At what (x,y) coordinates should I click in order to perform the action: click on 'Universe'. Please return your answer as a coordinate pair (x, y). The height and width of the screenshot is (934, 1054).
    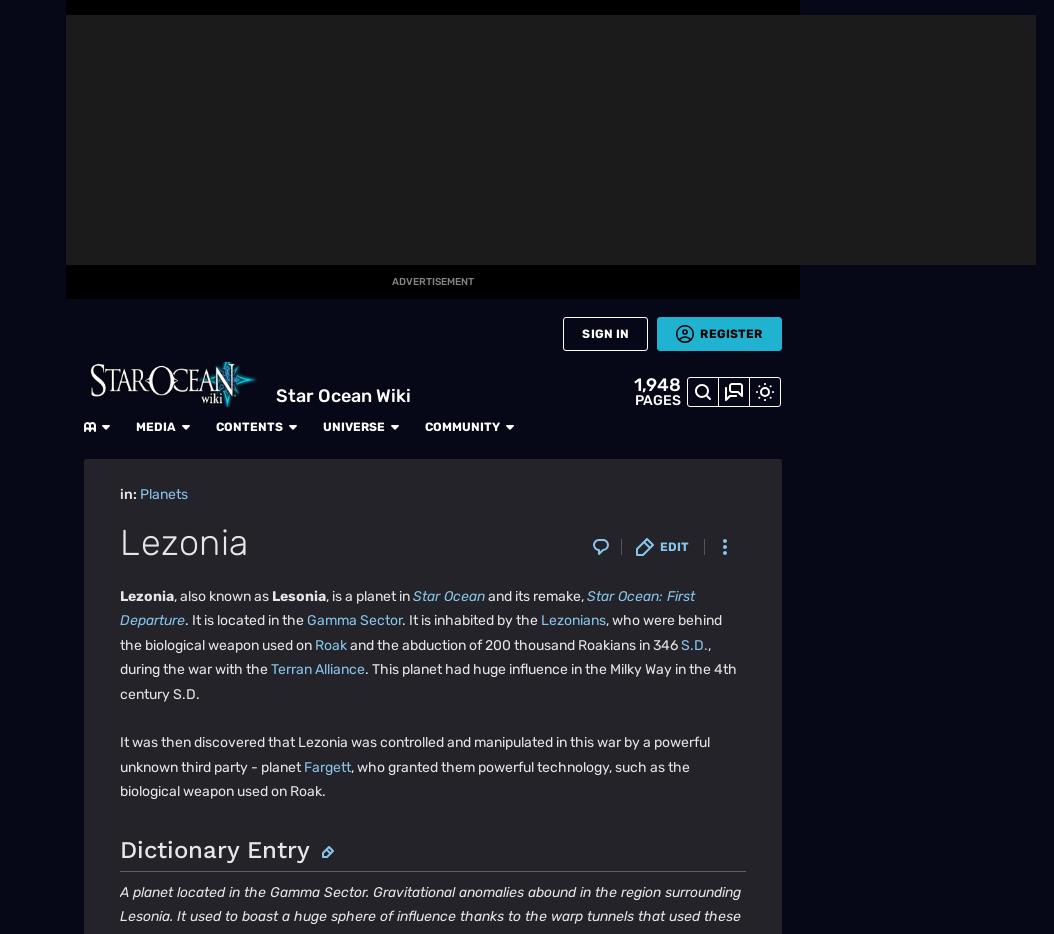
    Looking at the image, I should click on (407, 21).